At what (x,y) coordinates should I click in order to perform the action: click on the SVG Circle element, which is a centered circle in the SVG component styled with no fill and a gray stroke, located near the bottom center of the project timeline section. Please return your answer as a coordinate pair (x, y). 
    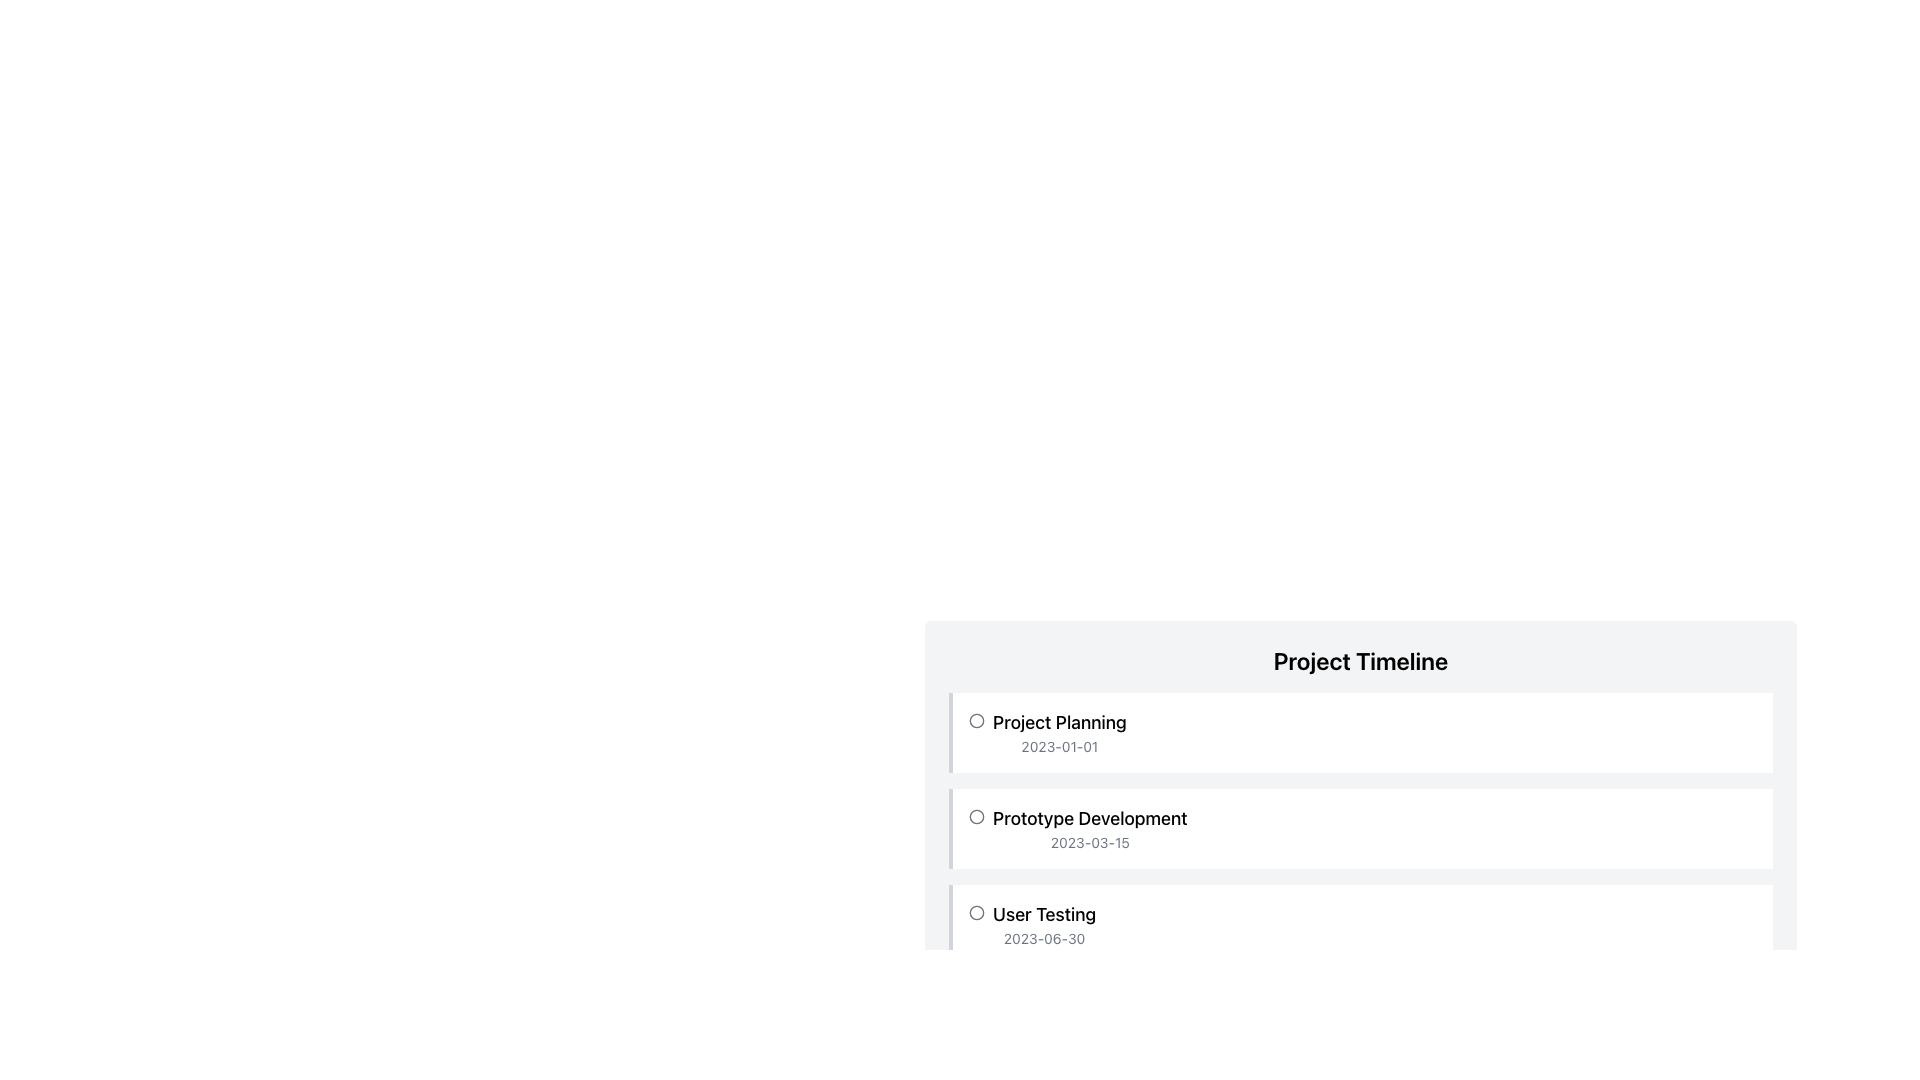
    Looking at the image, I should click on (977, 1009).